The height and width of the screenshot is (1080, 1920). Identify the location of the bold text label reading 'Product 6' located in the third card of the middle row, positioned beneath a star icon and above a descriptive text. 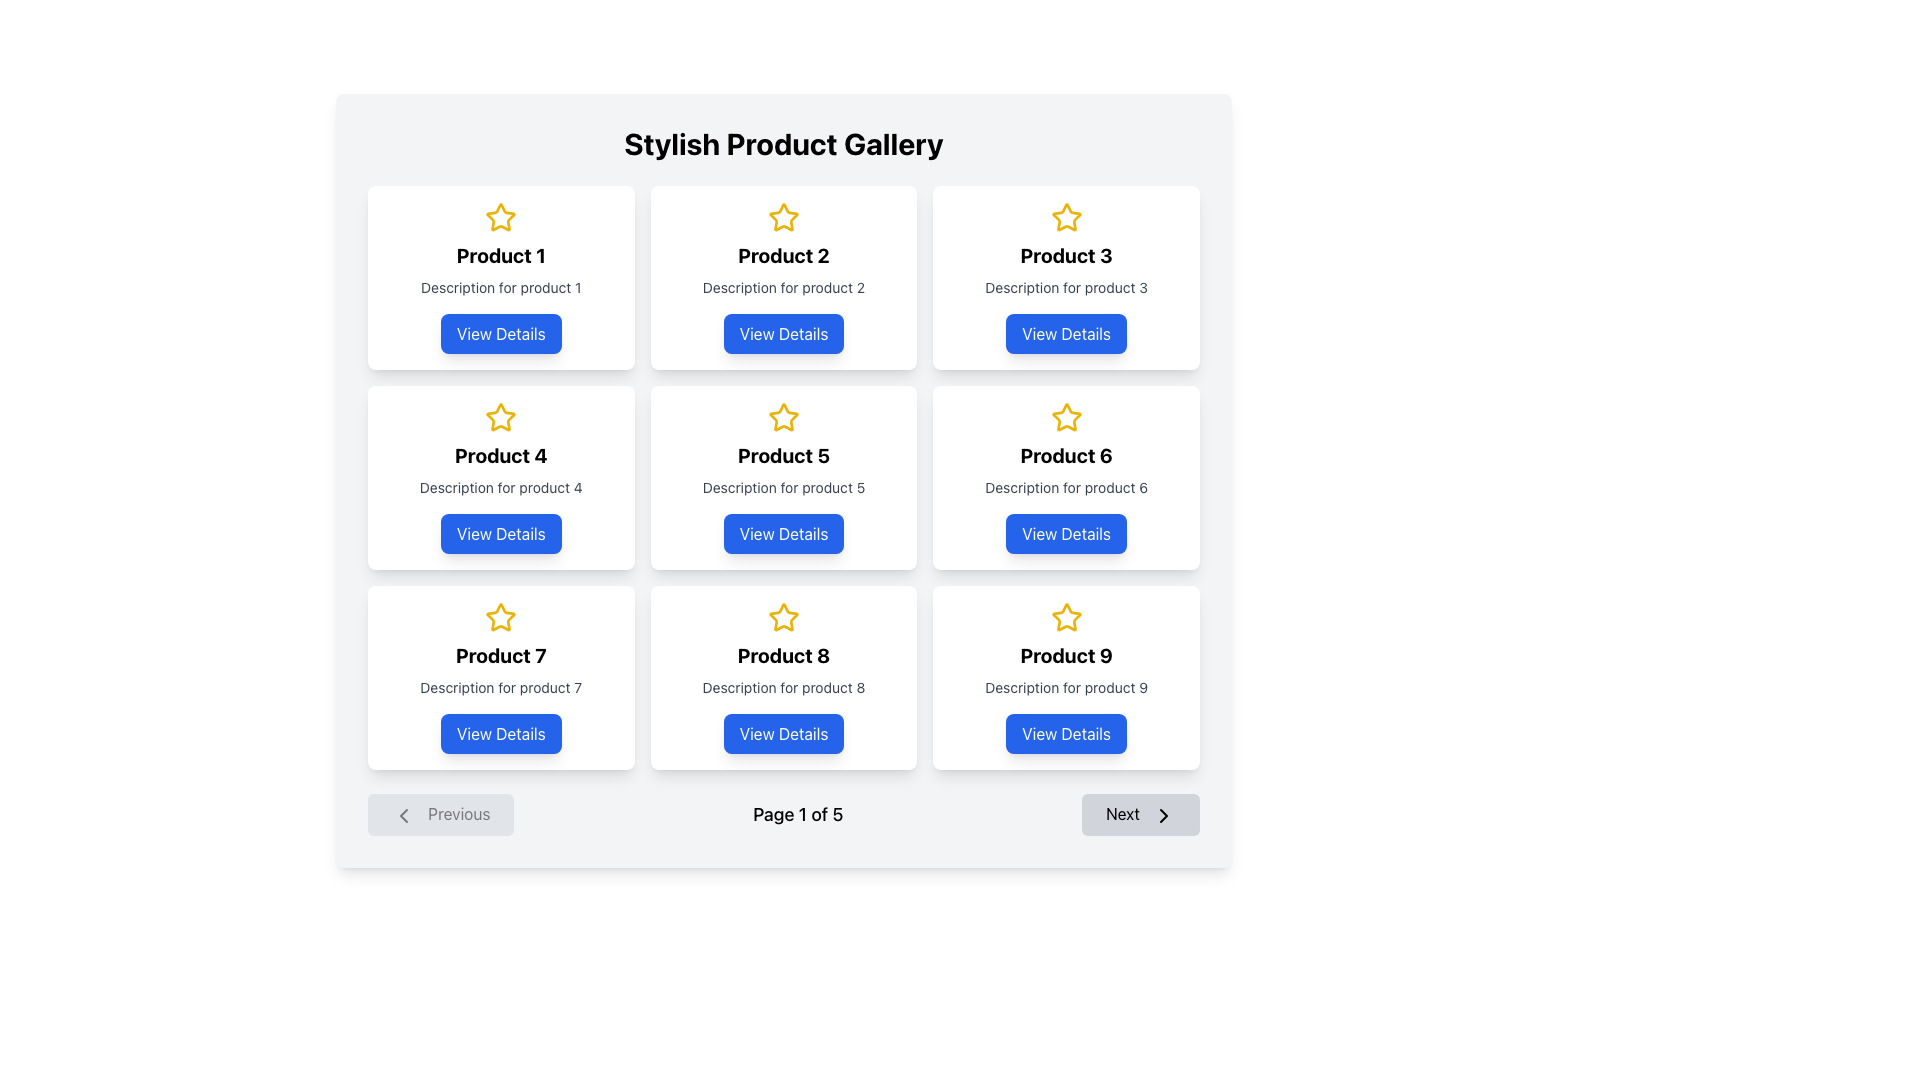
(1065, 455).